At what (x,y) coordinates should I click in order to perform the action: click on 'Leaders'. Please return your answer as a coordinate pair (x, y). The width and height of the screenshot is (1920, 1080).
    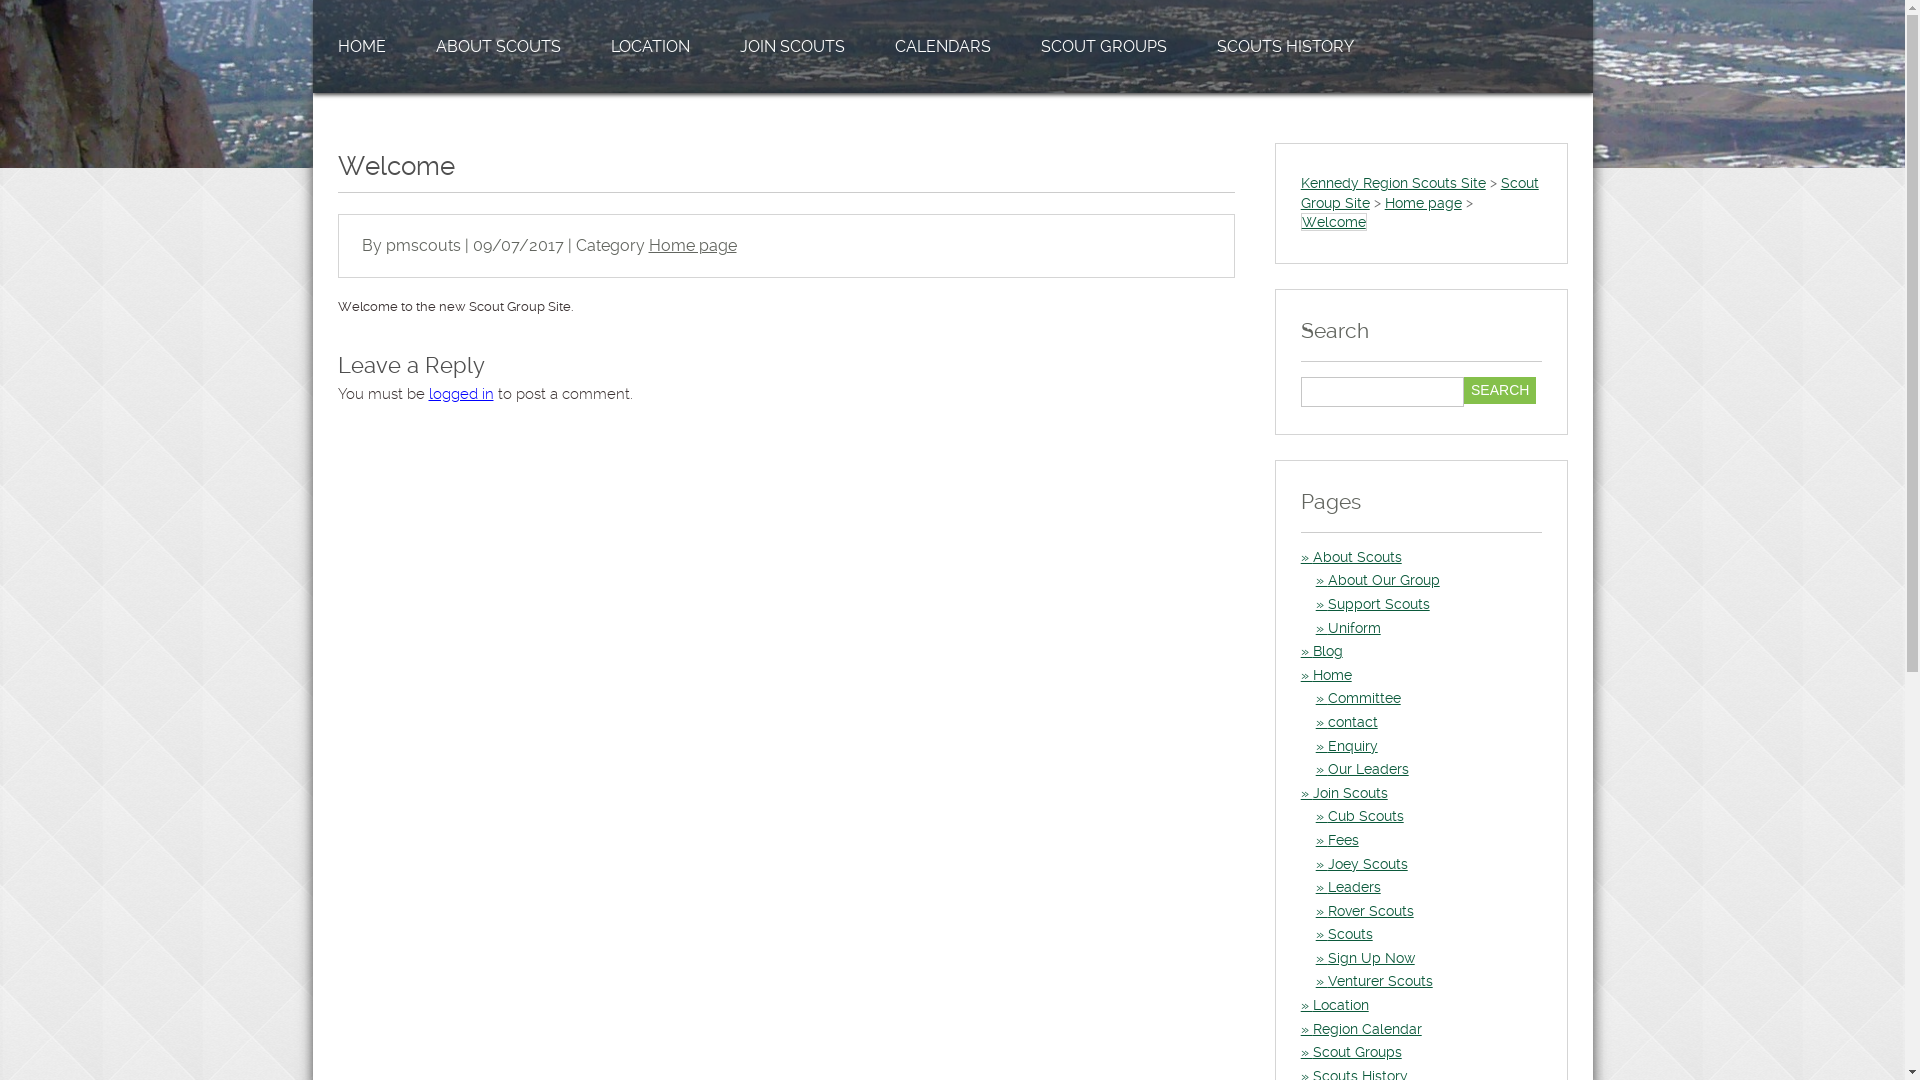
    Looking at the image, I should click on (1348, 886).